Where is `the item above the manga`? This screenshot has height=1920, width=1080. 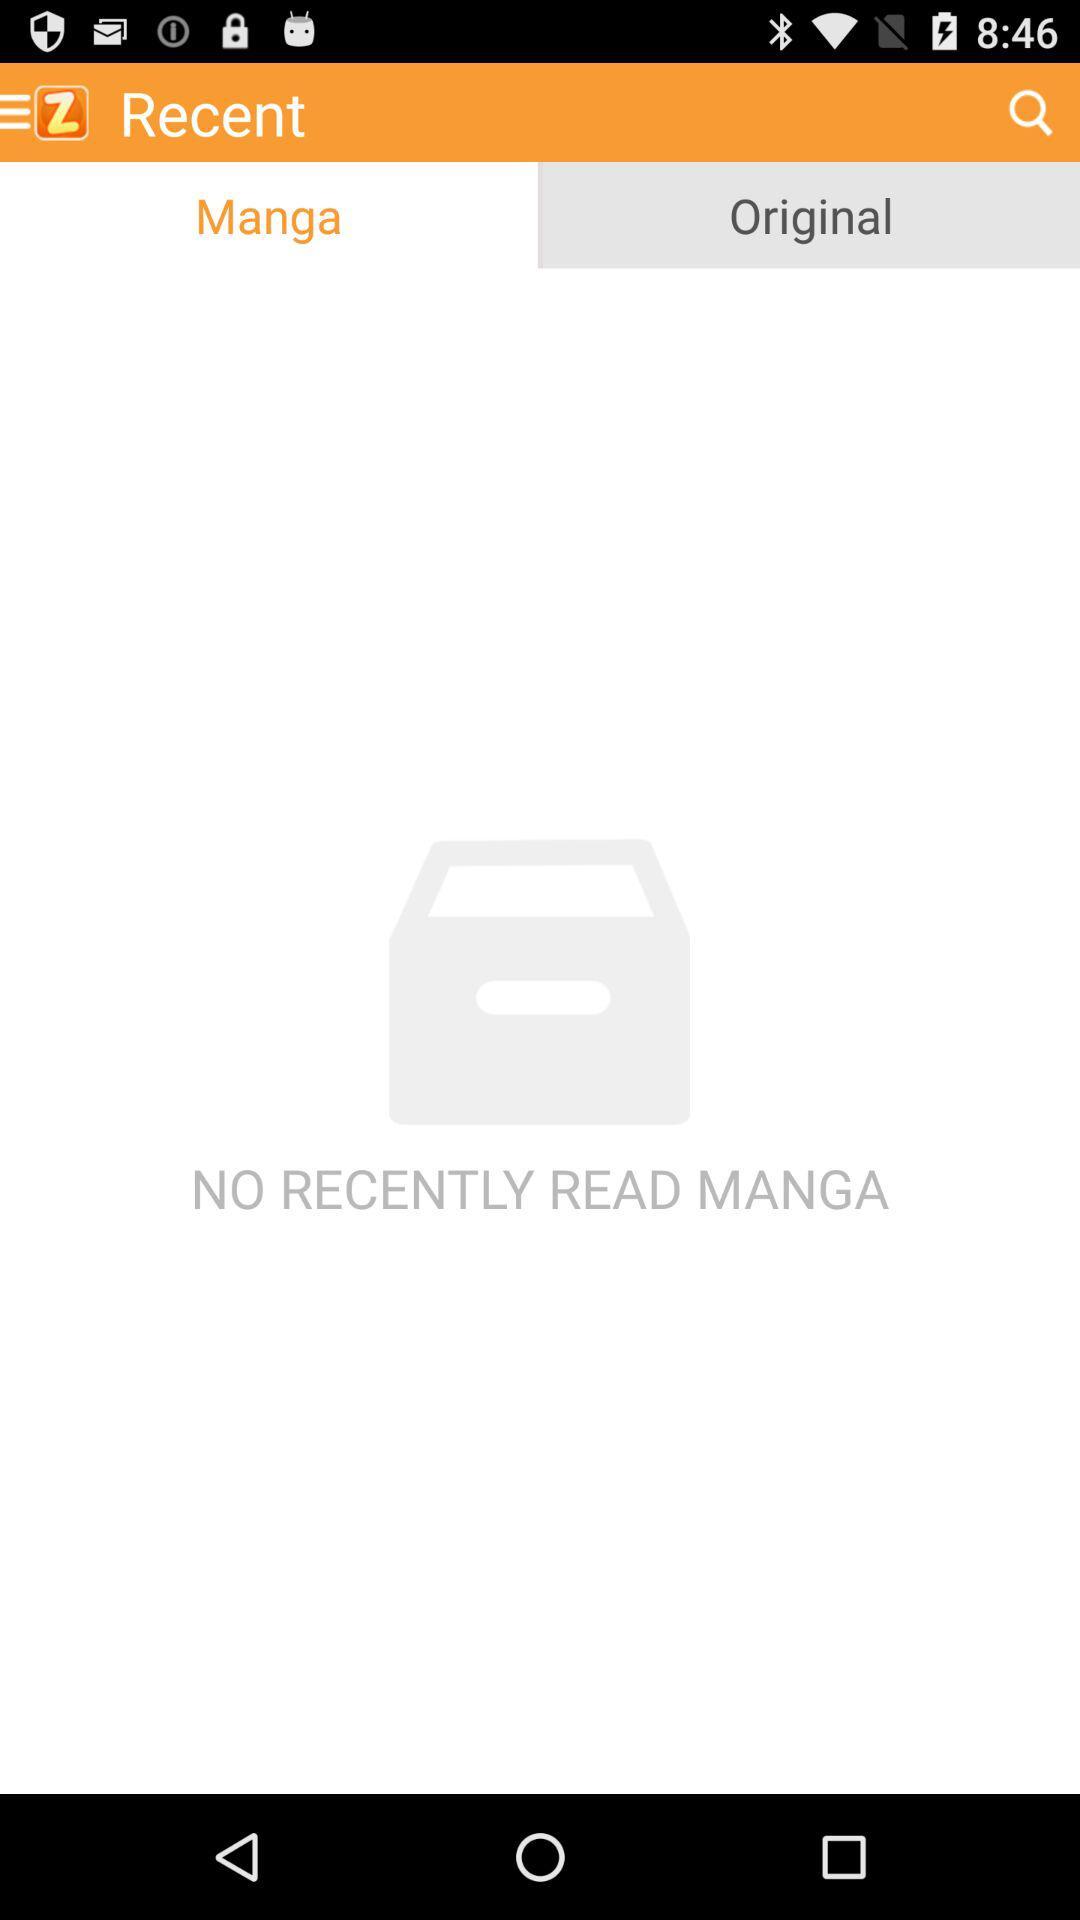 the item above the manga is located at coordinates (543, 111).